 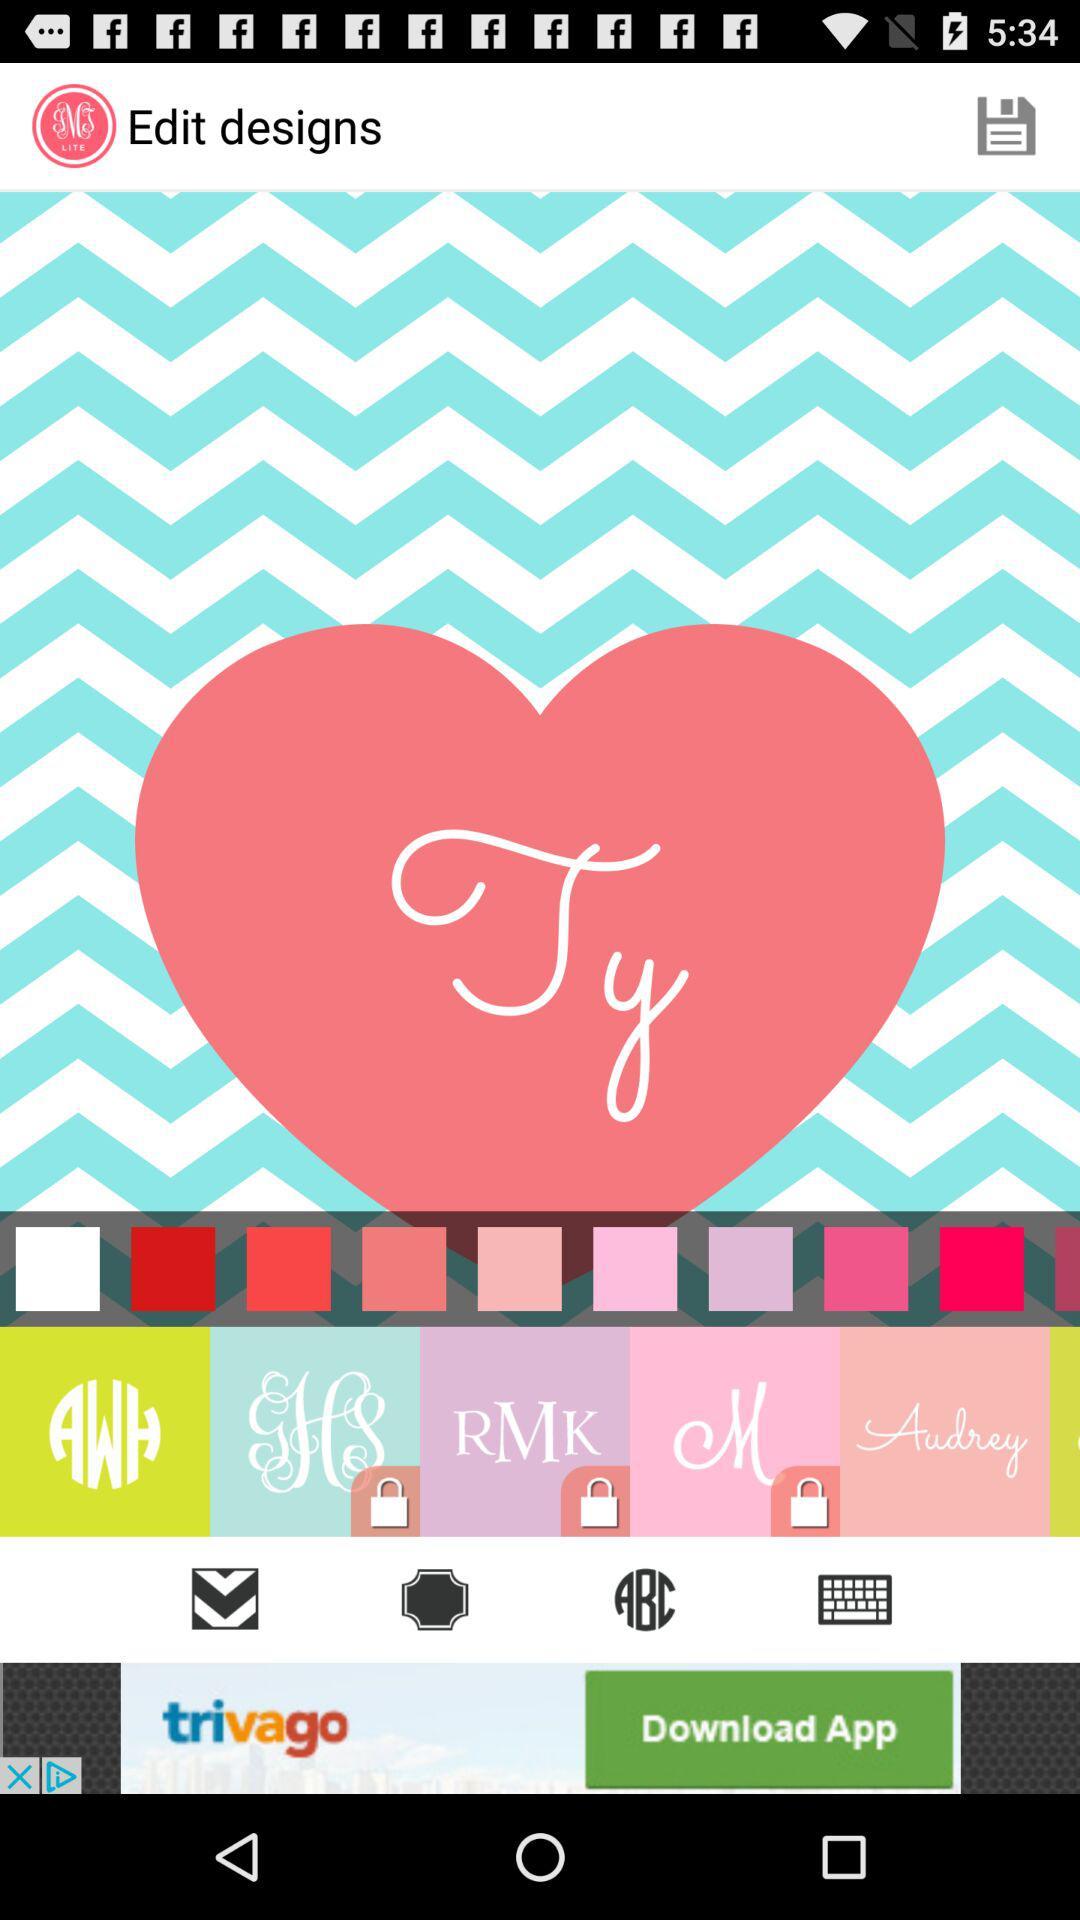 What do you see at coordinates (855, 1598) in the screenshot?
I see `the list icon` at bounding box center [855, 1598].